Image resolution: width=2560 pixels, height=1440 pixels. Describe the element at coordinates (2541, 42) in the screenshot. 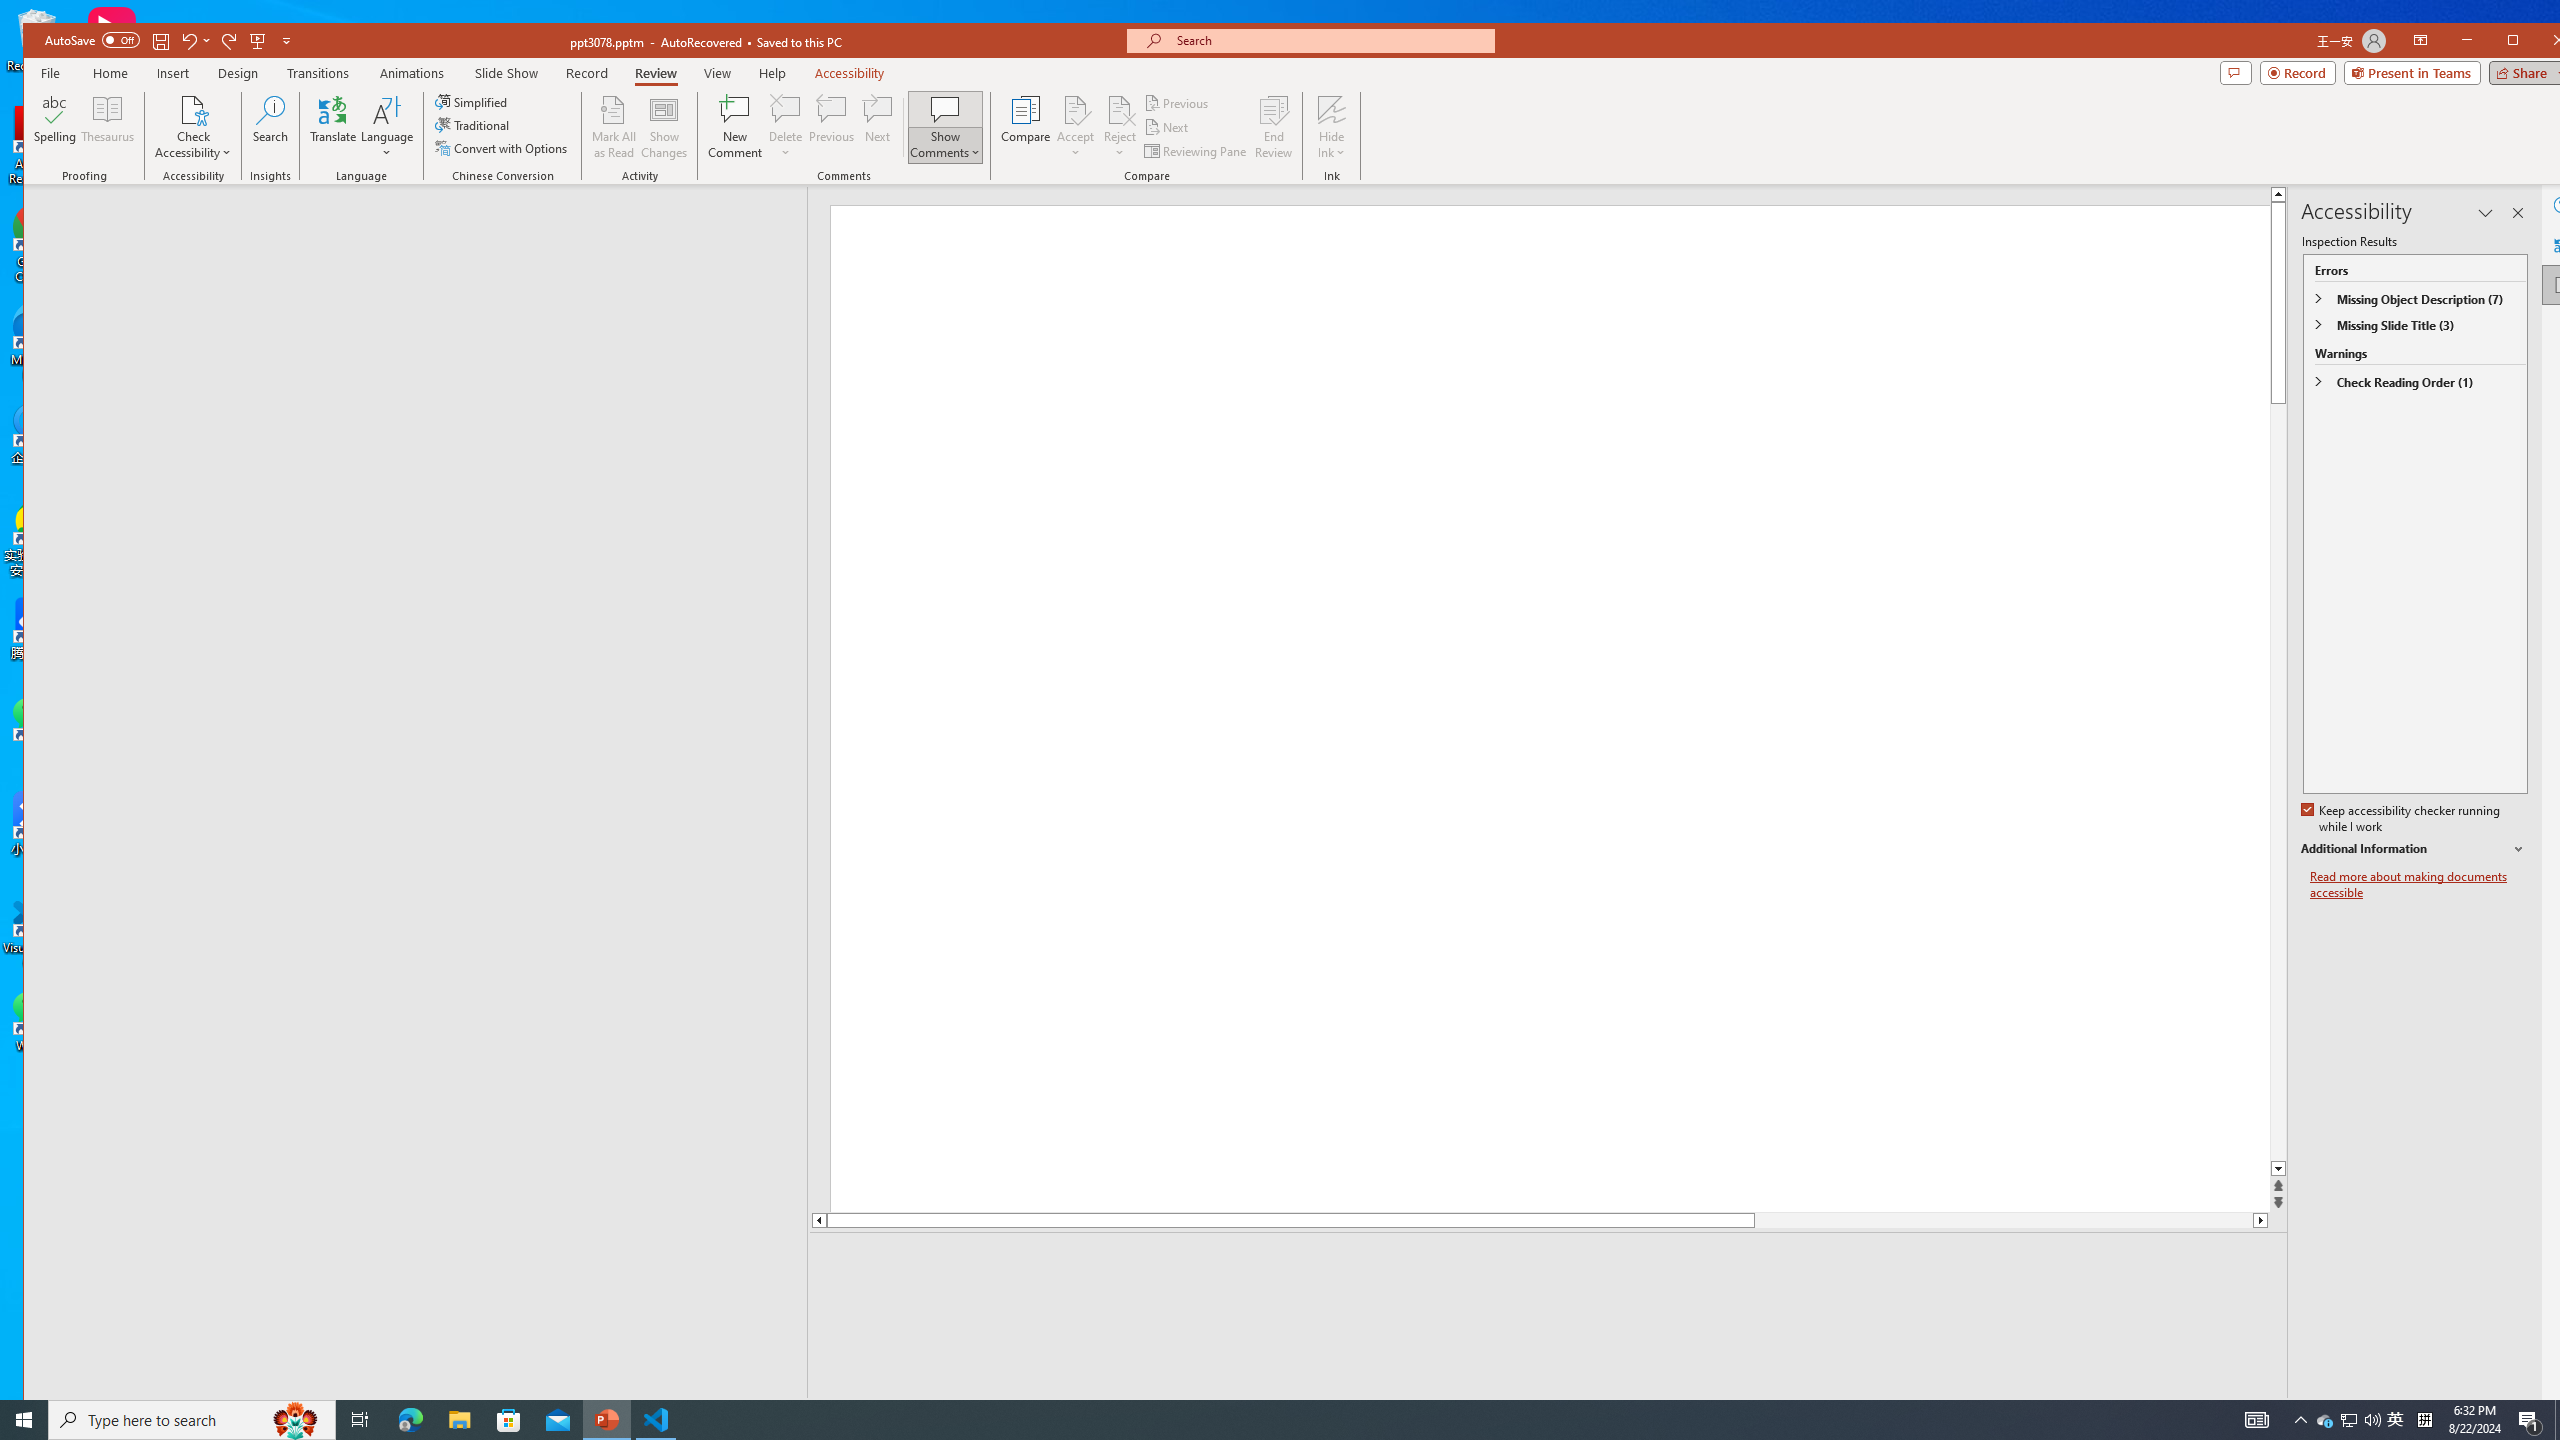

I see `'Maximize'` at that location.